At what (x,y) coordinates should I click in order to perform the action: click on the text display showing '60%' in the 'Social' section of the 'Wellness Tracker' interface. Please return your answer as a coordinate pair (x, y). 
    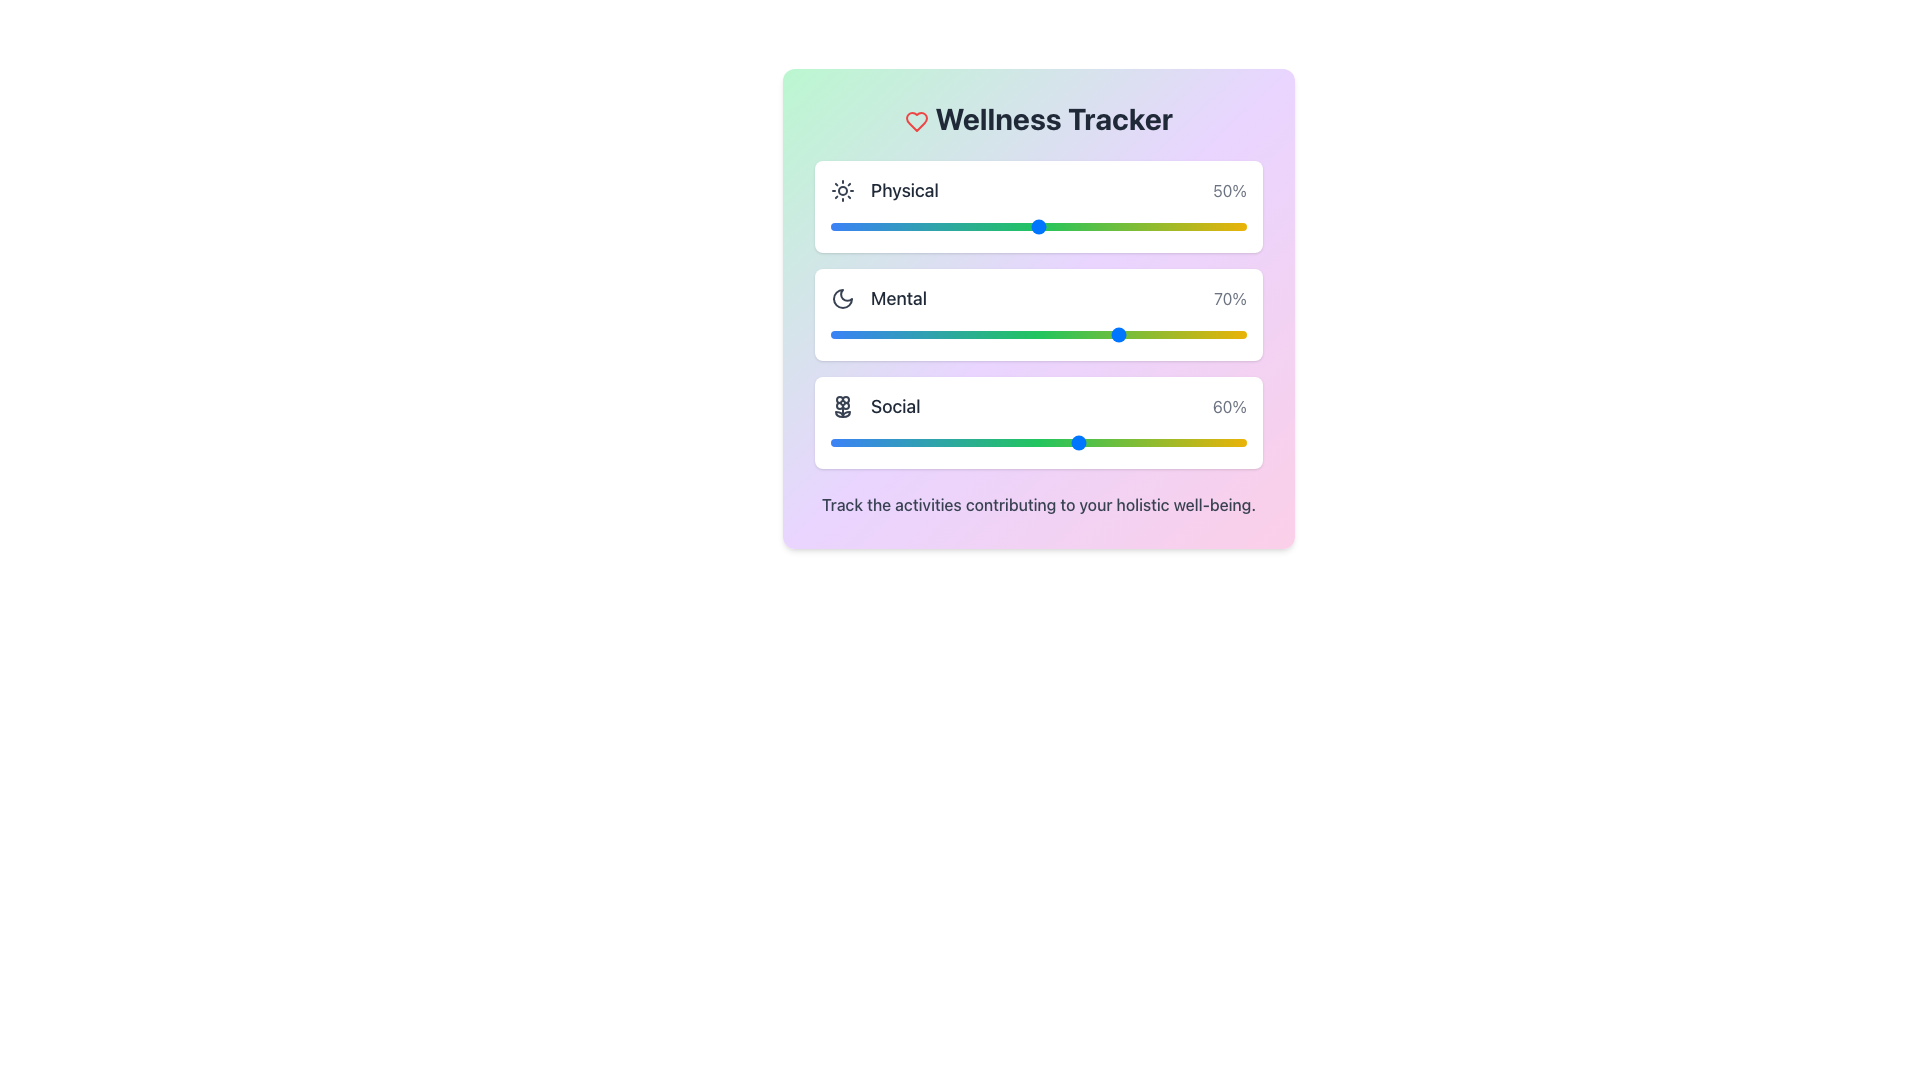
    Looking at the image, I should click on (1228, 406).